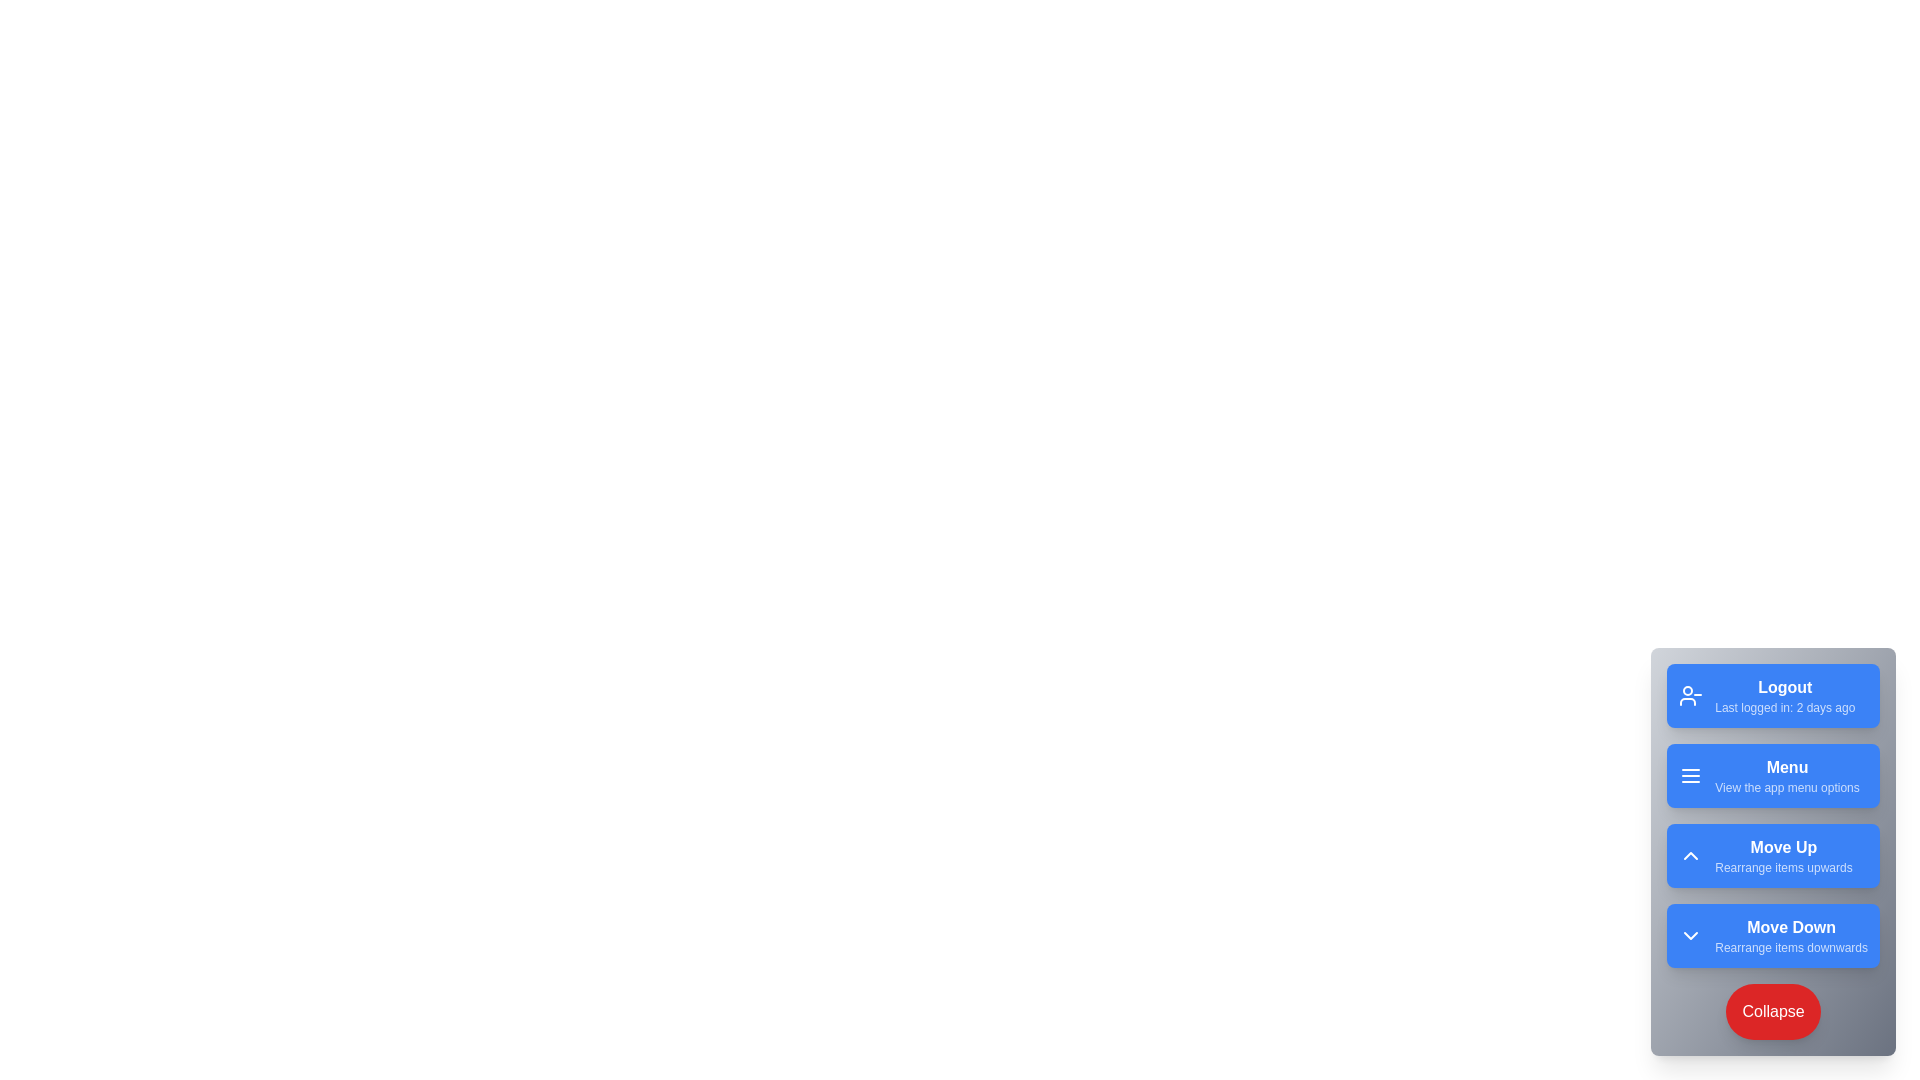  I want to click on the blue rectangular button with rounded corners labeled 'Menu' that activates menu options, located below the 'Logout' button and above the 'Move Up' button in the vertical list, so click(1773, 774).